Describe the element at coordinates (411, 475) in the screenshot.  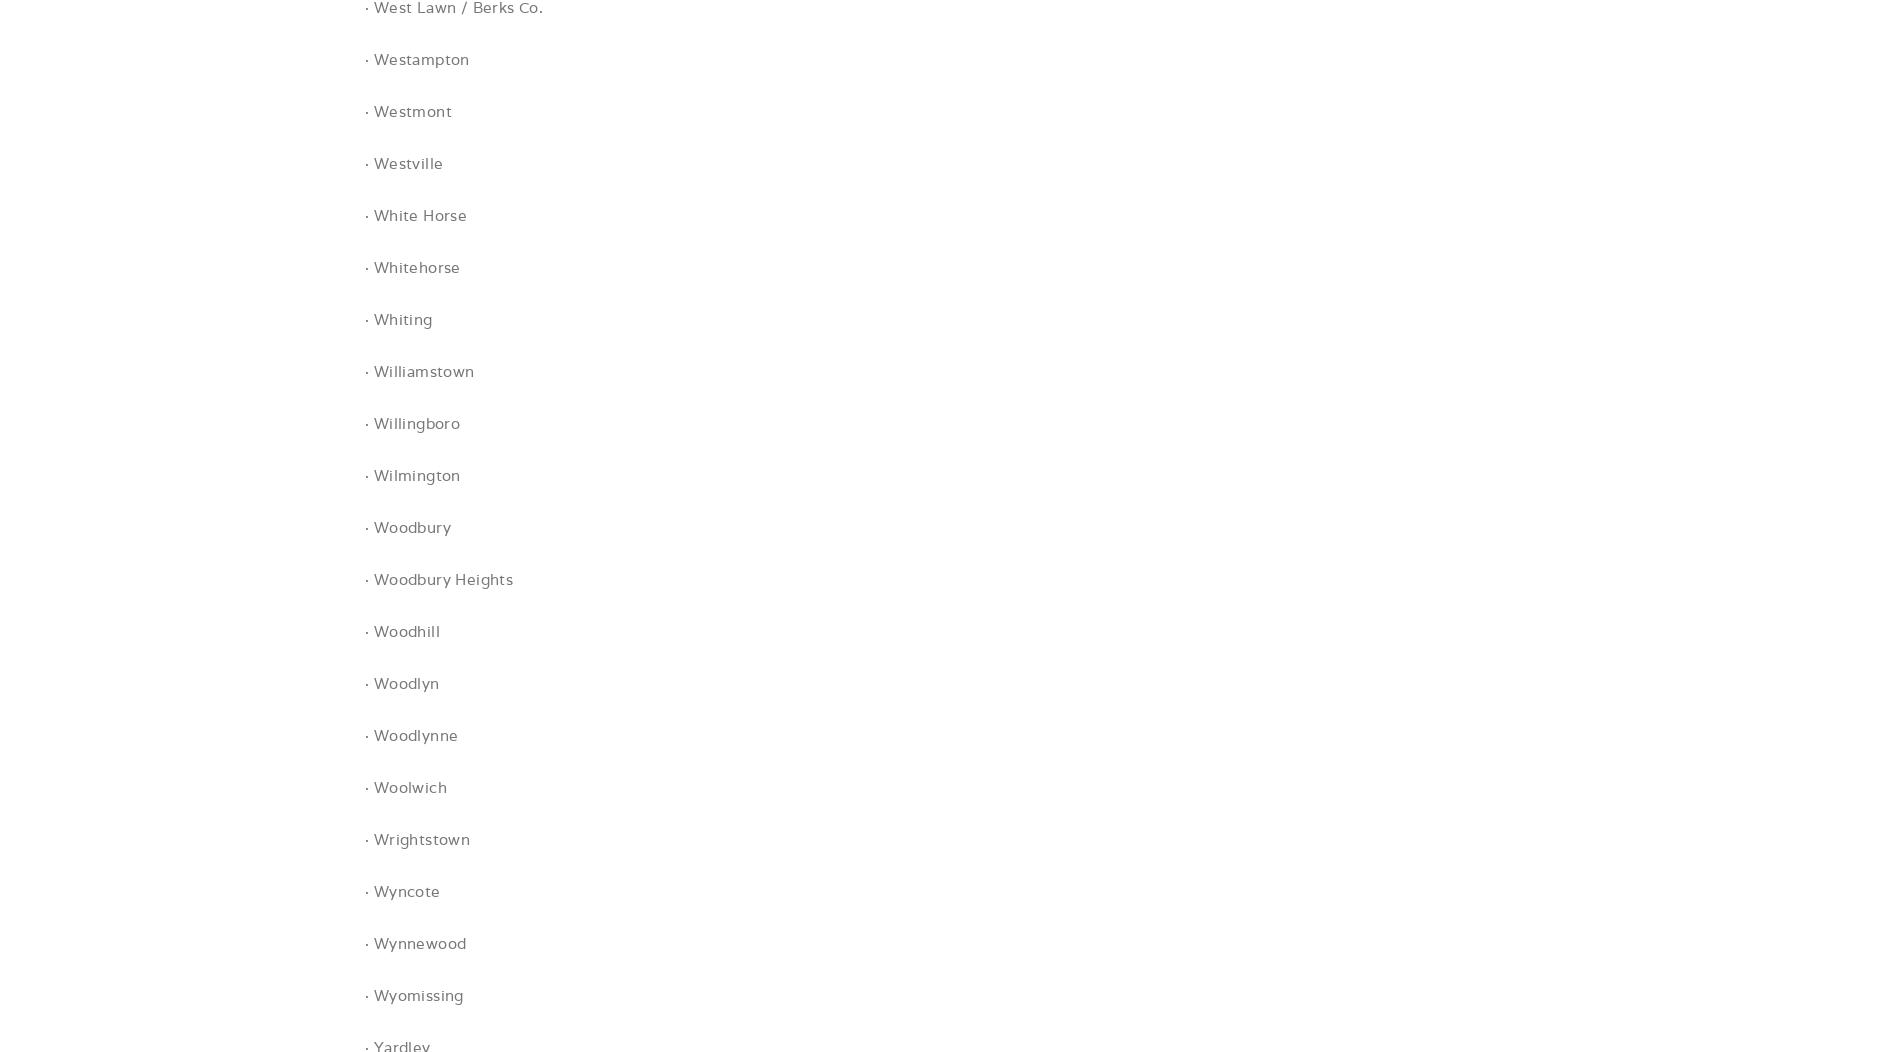
I see `'· Wilmington'` at that location.